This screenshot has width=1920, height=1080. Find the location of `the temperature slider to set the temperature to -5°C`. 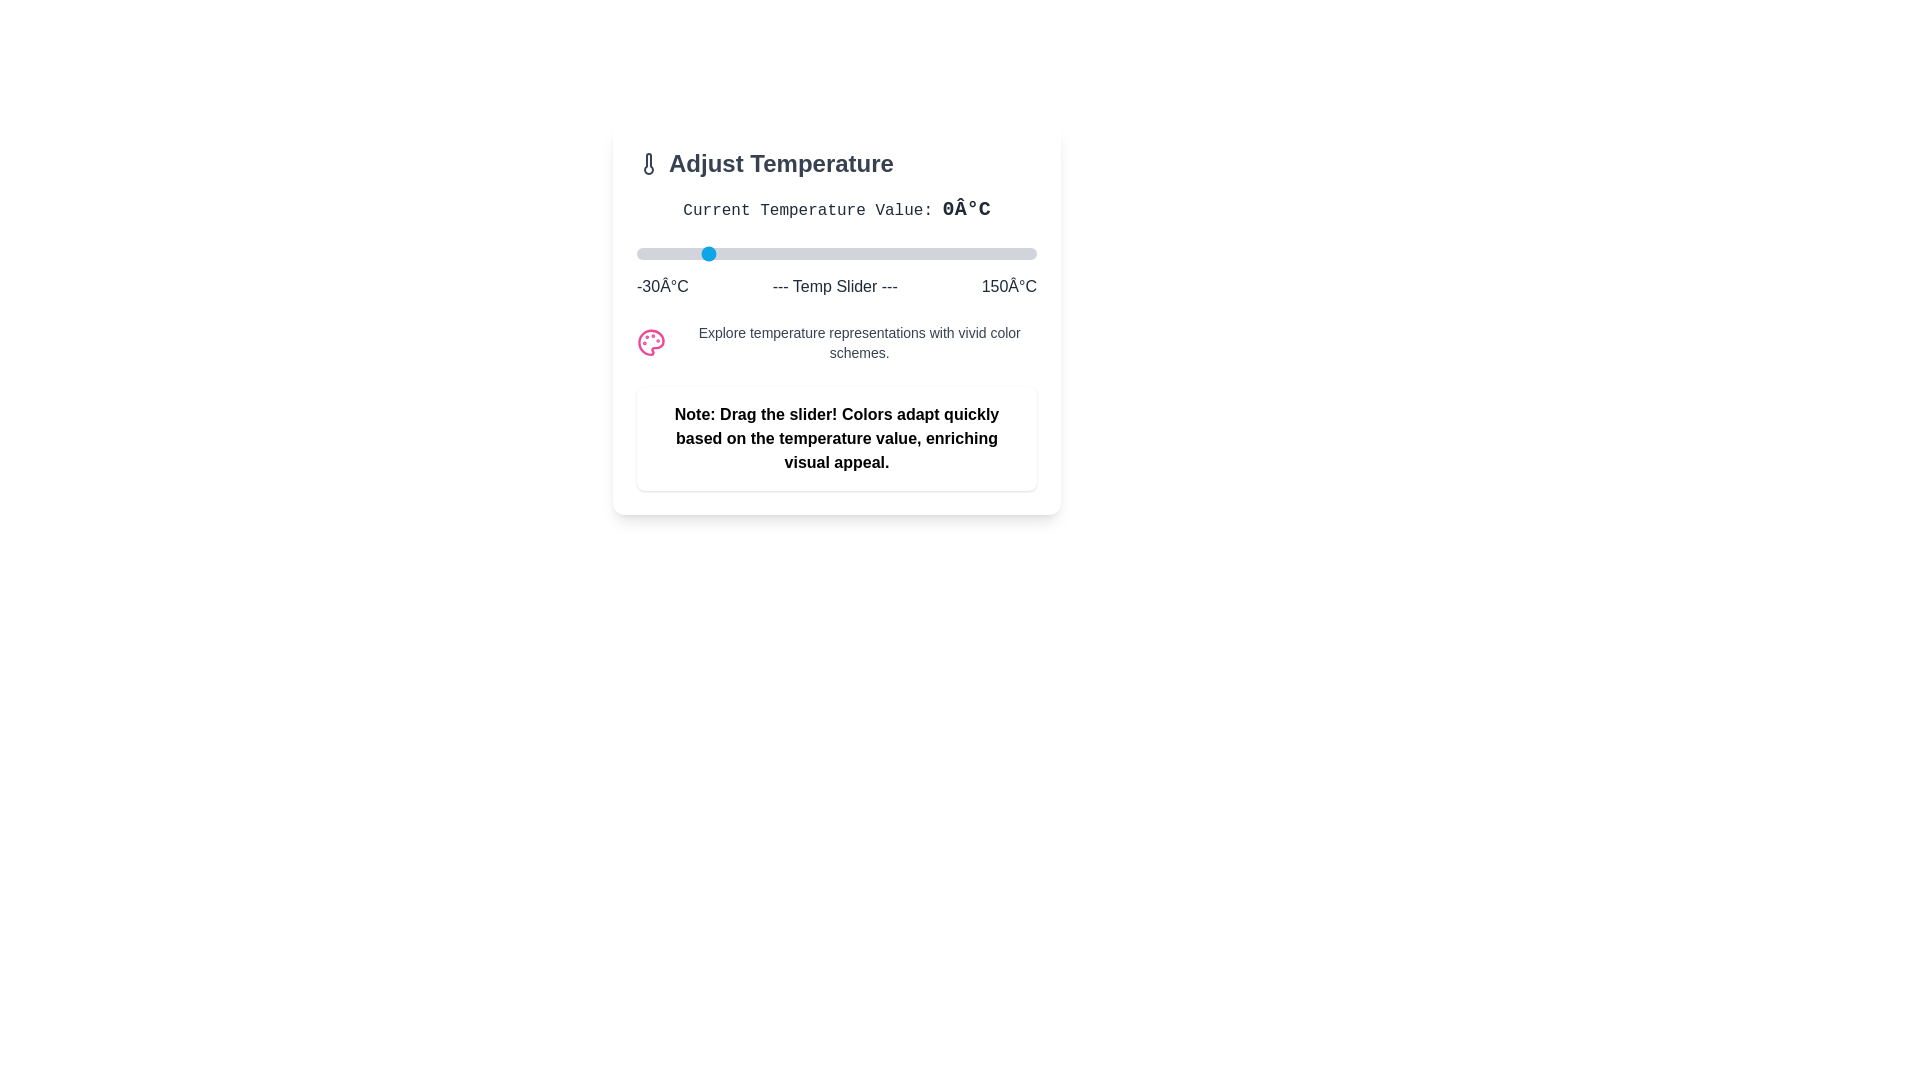

the temperature slider to set the temperature to -5°C is located at coordinates (692, 253).